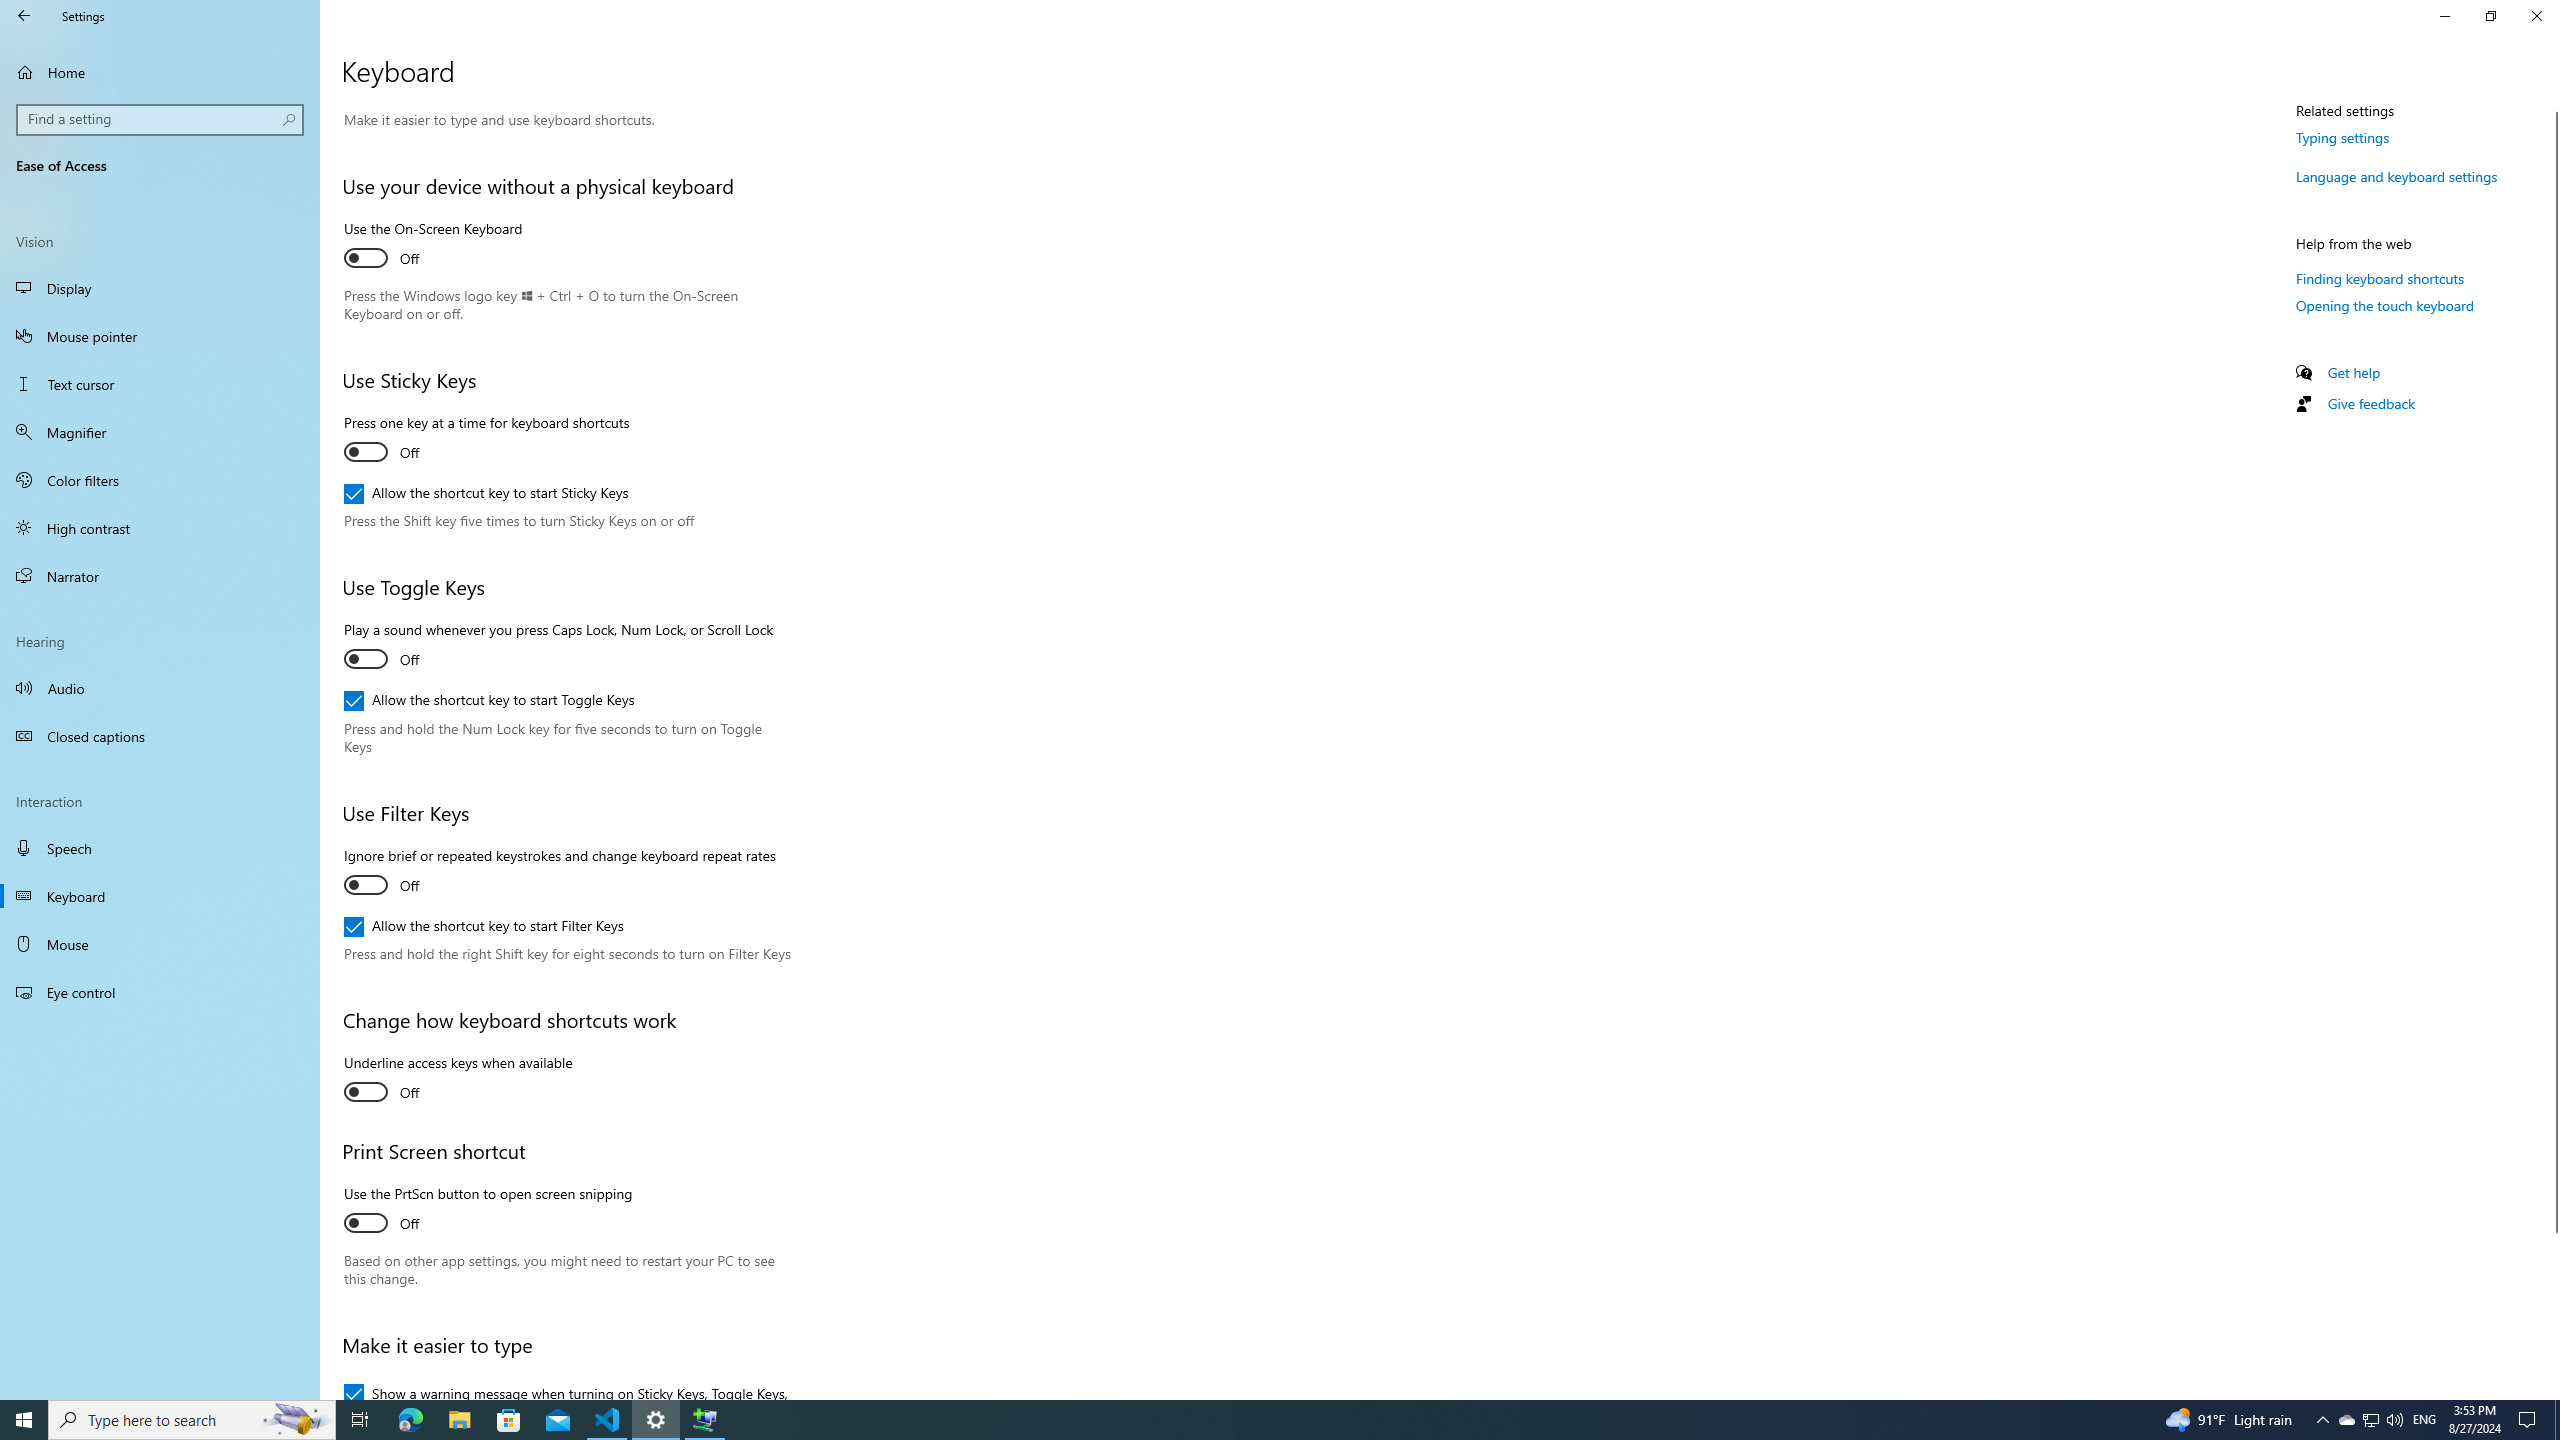  Describe the element at coordinates (159, 847) in the screenshot. I see `'Speech'` at that location.